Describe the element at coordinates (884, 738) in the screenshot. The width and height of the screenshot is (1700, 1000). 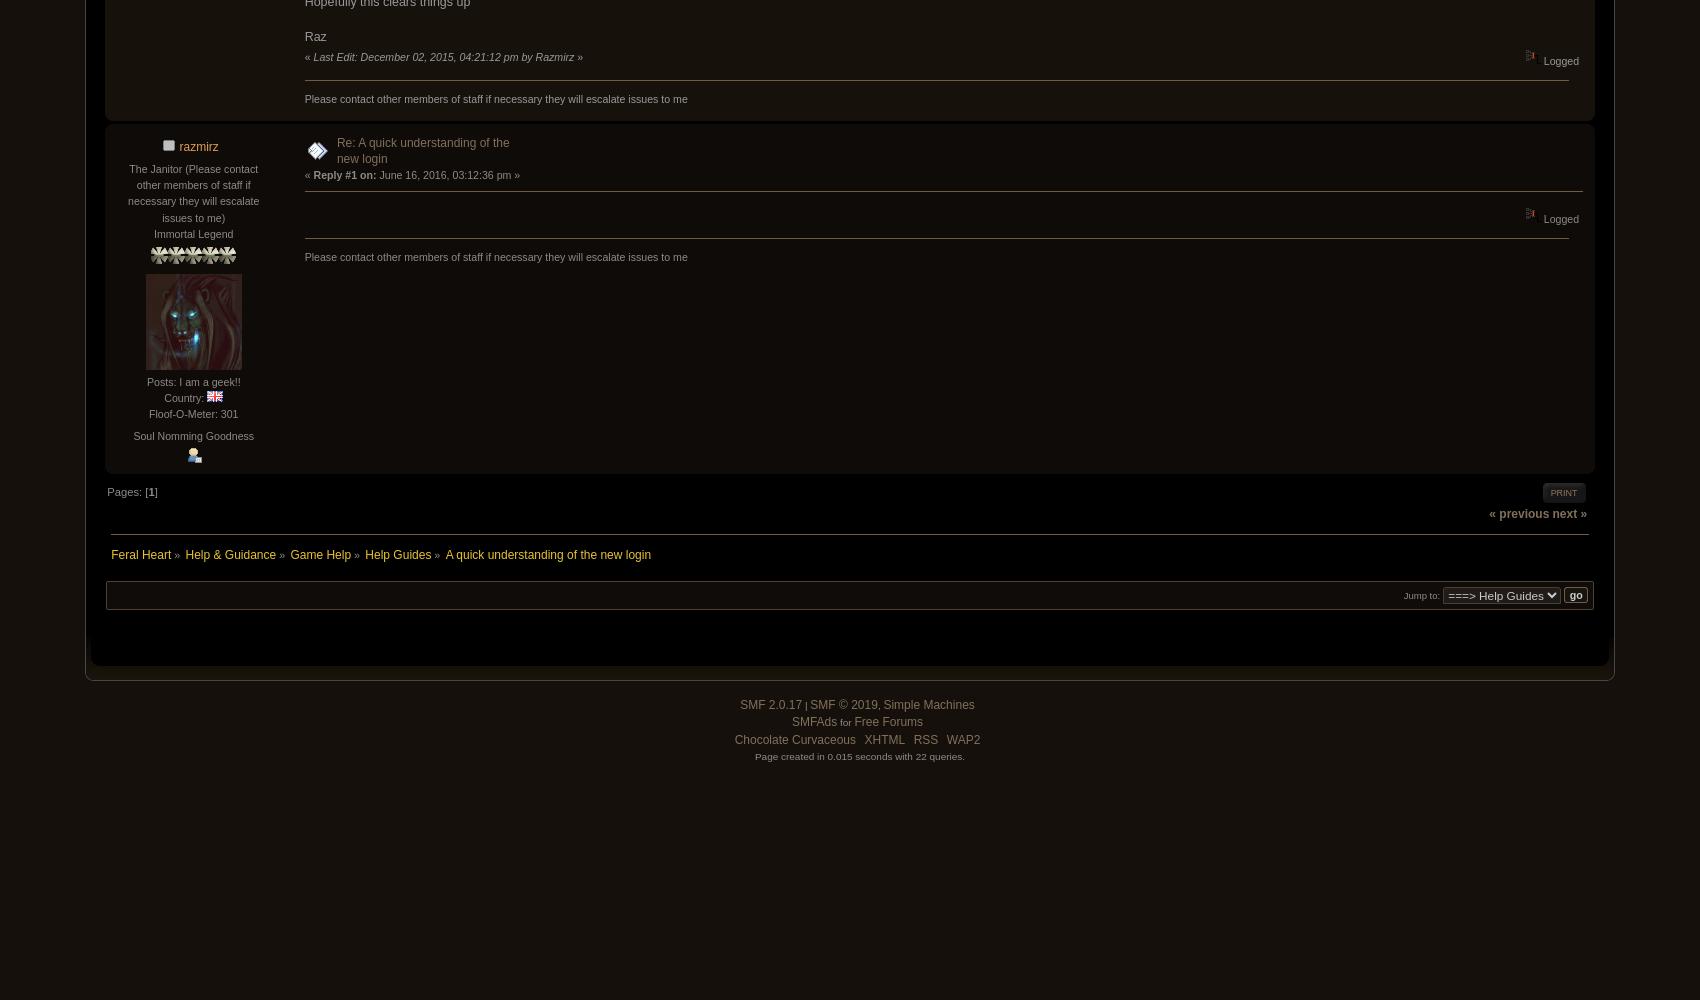
I see `'XHTML'` at that location.